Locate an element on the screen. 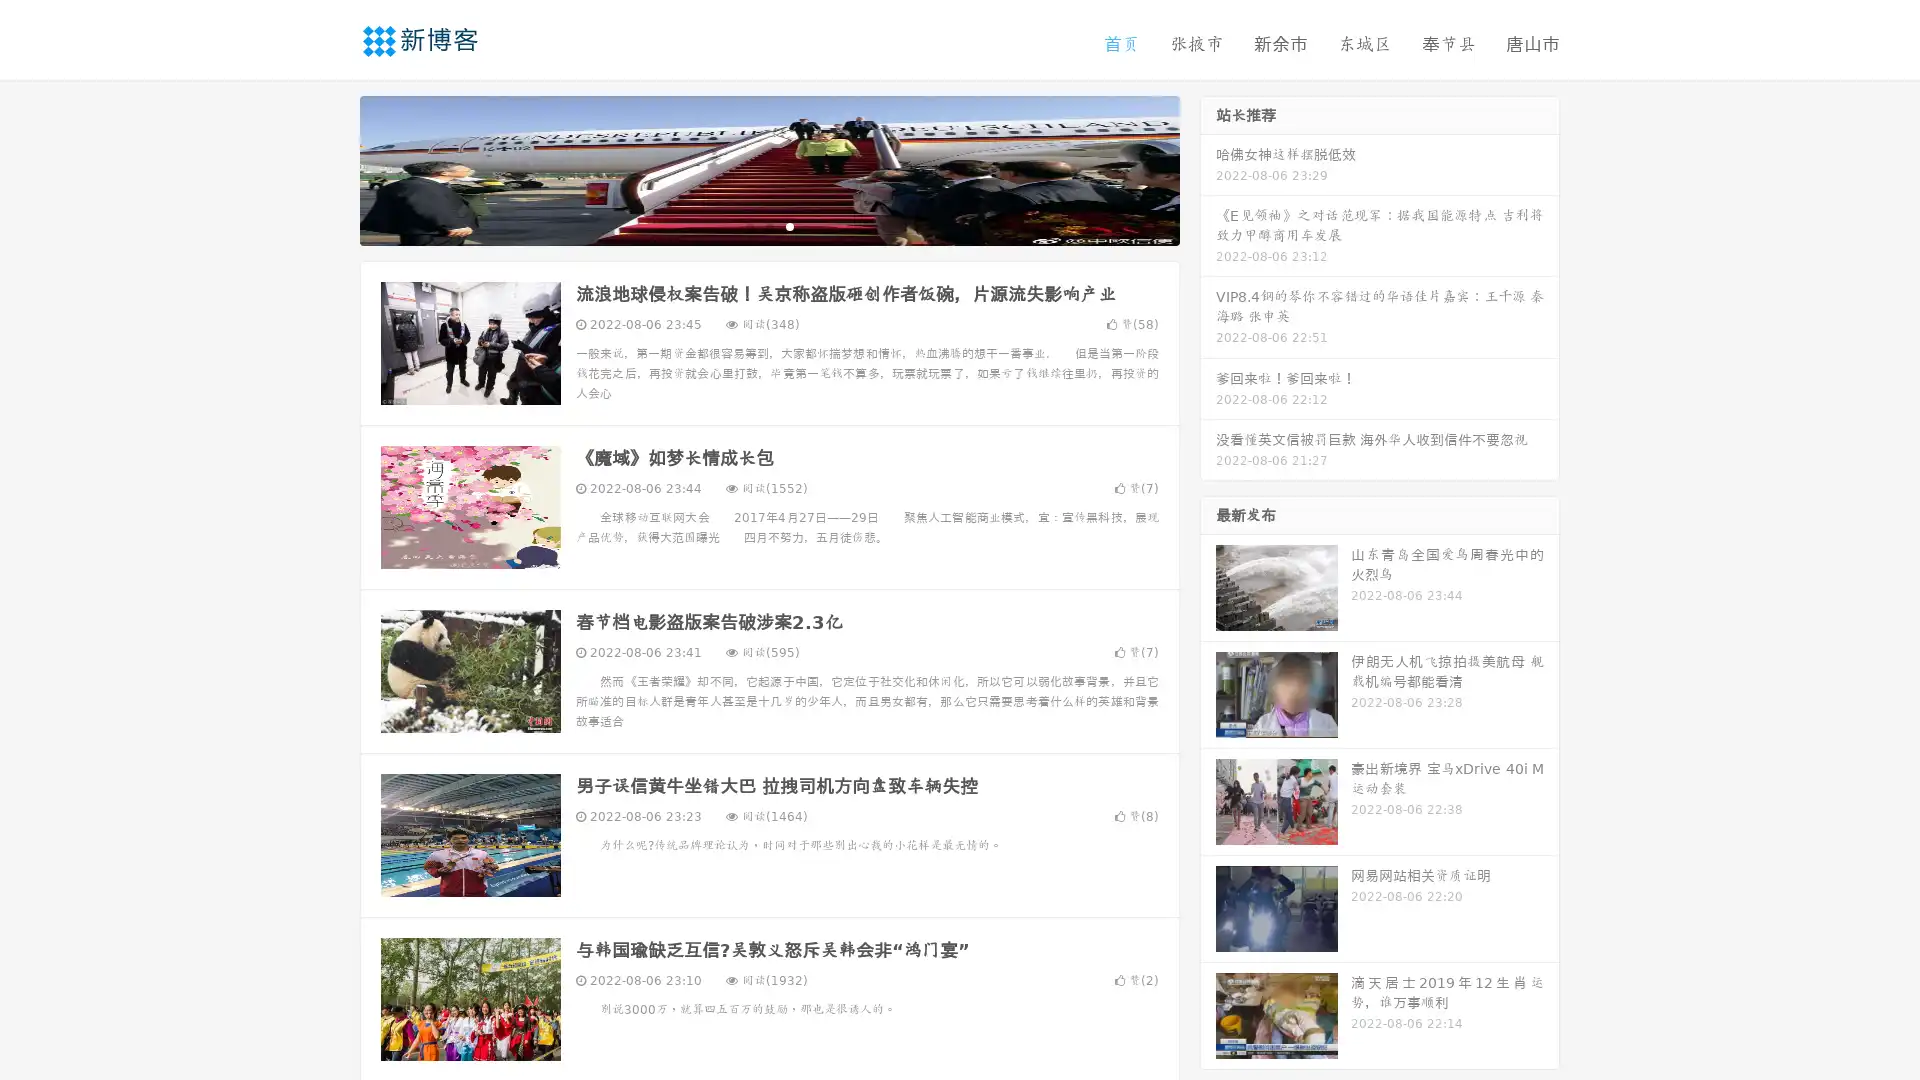  Previous slide is located at coordinates (330, 168).